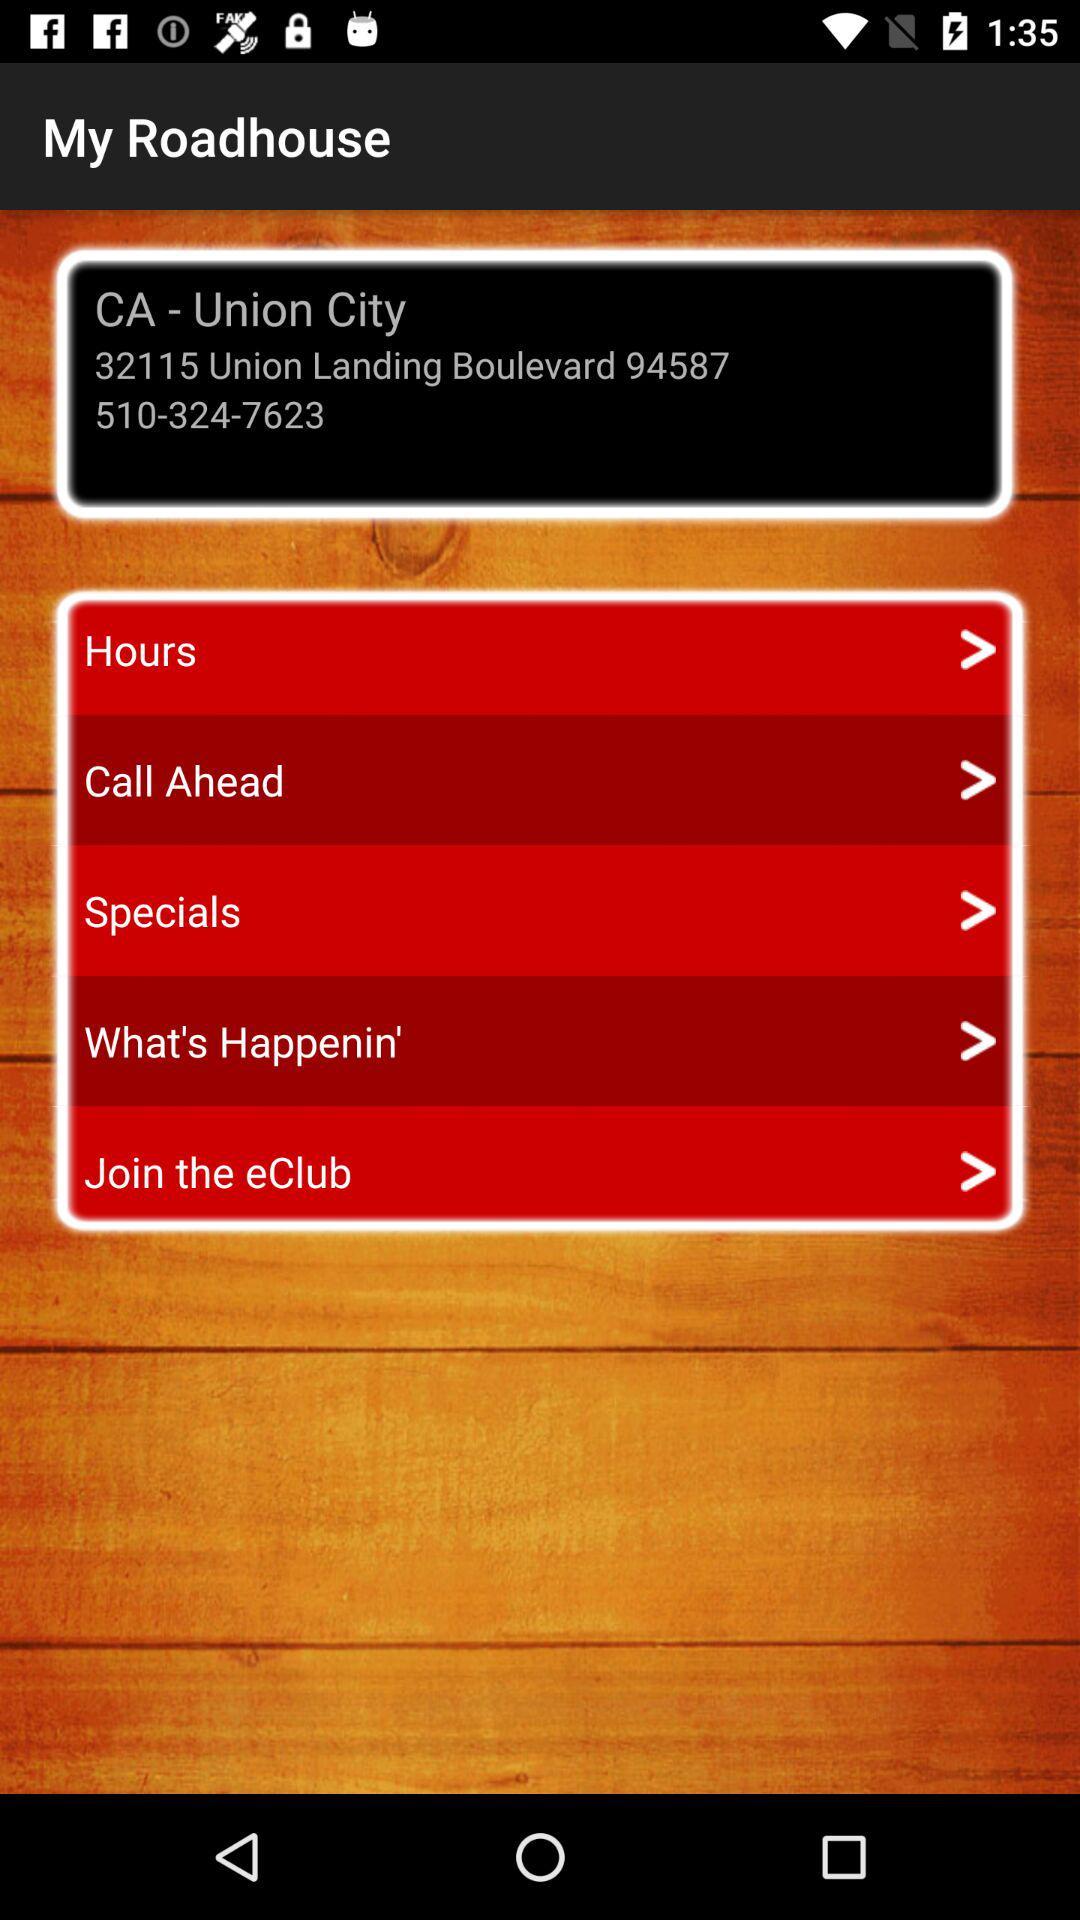  I want to click on the join the eclub, so click(199, 1171).